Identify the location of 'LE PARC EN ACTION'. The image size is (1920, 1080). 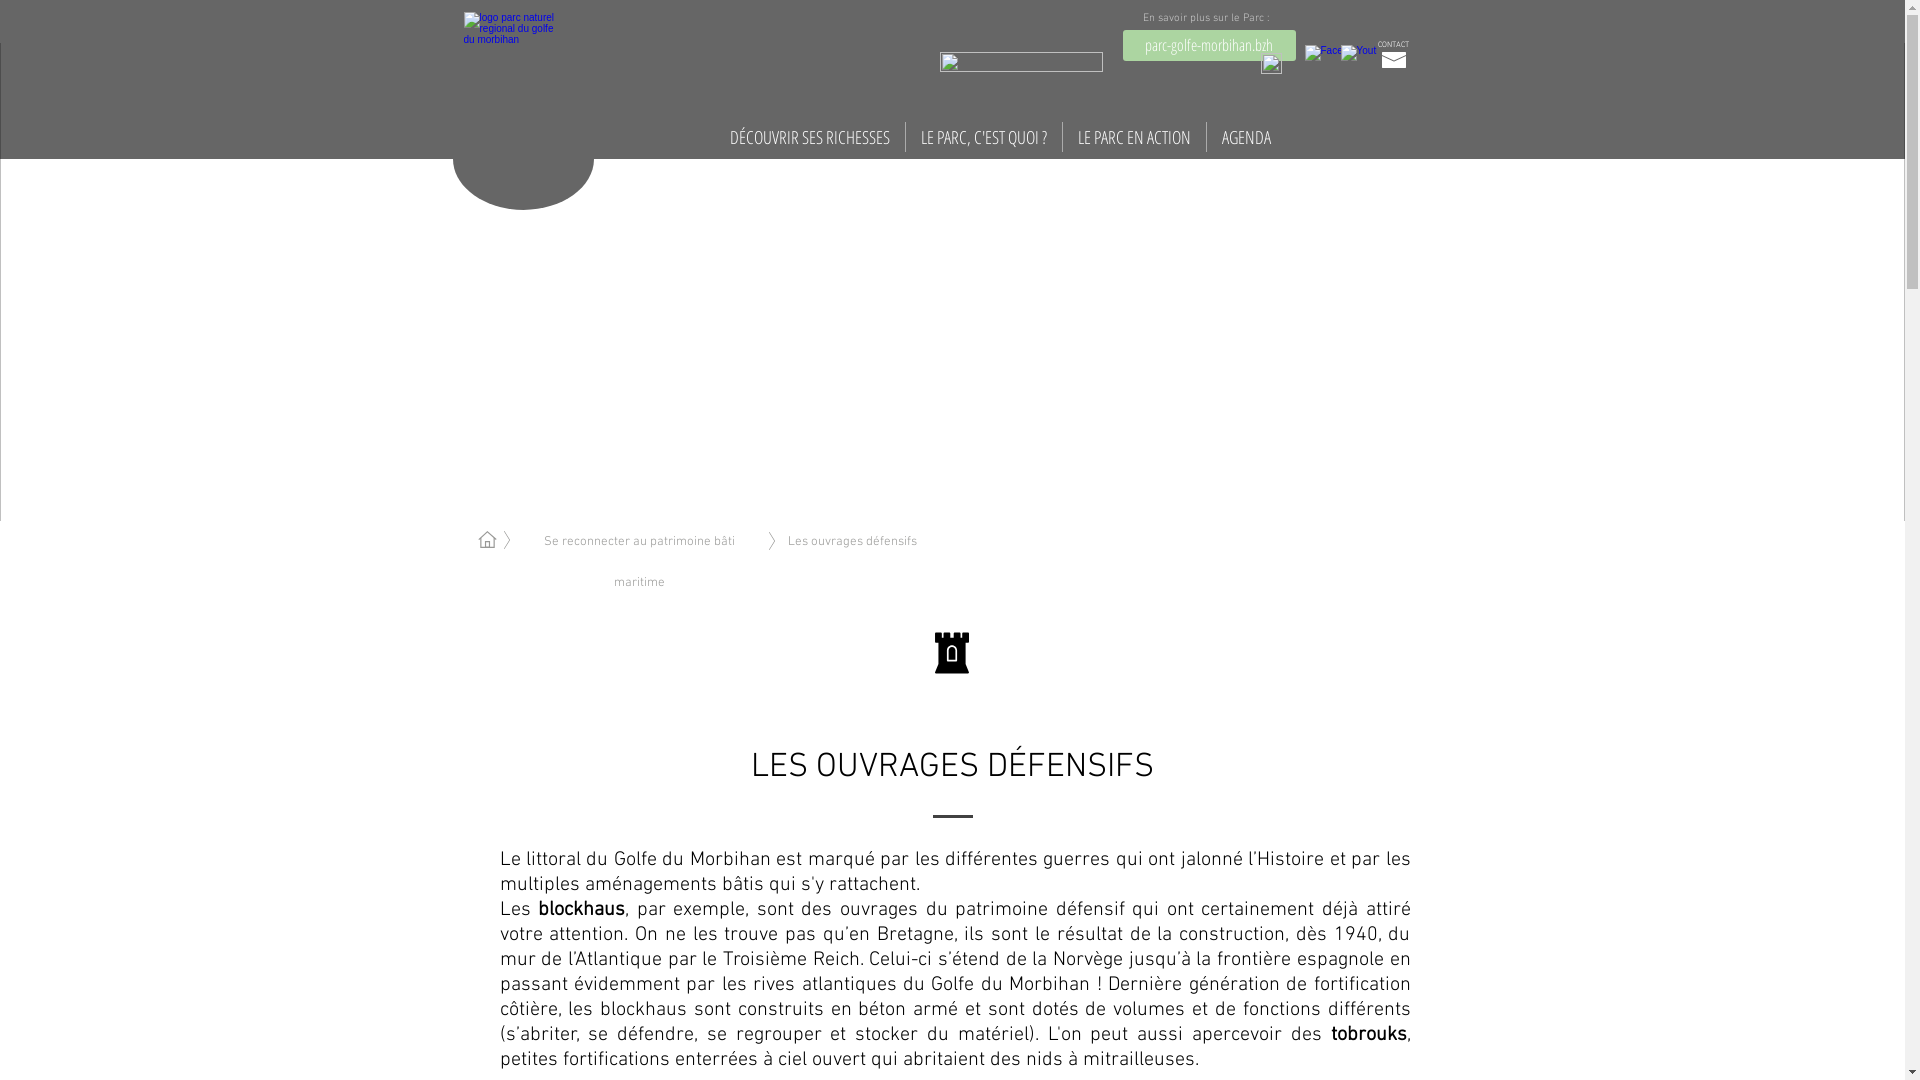
(1133, 136).